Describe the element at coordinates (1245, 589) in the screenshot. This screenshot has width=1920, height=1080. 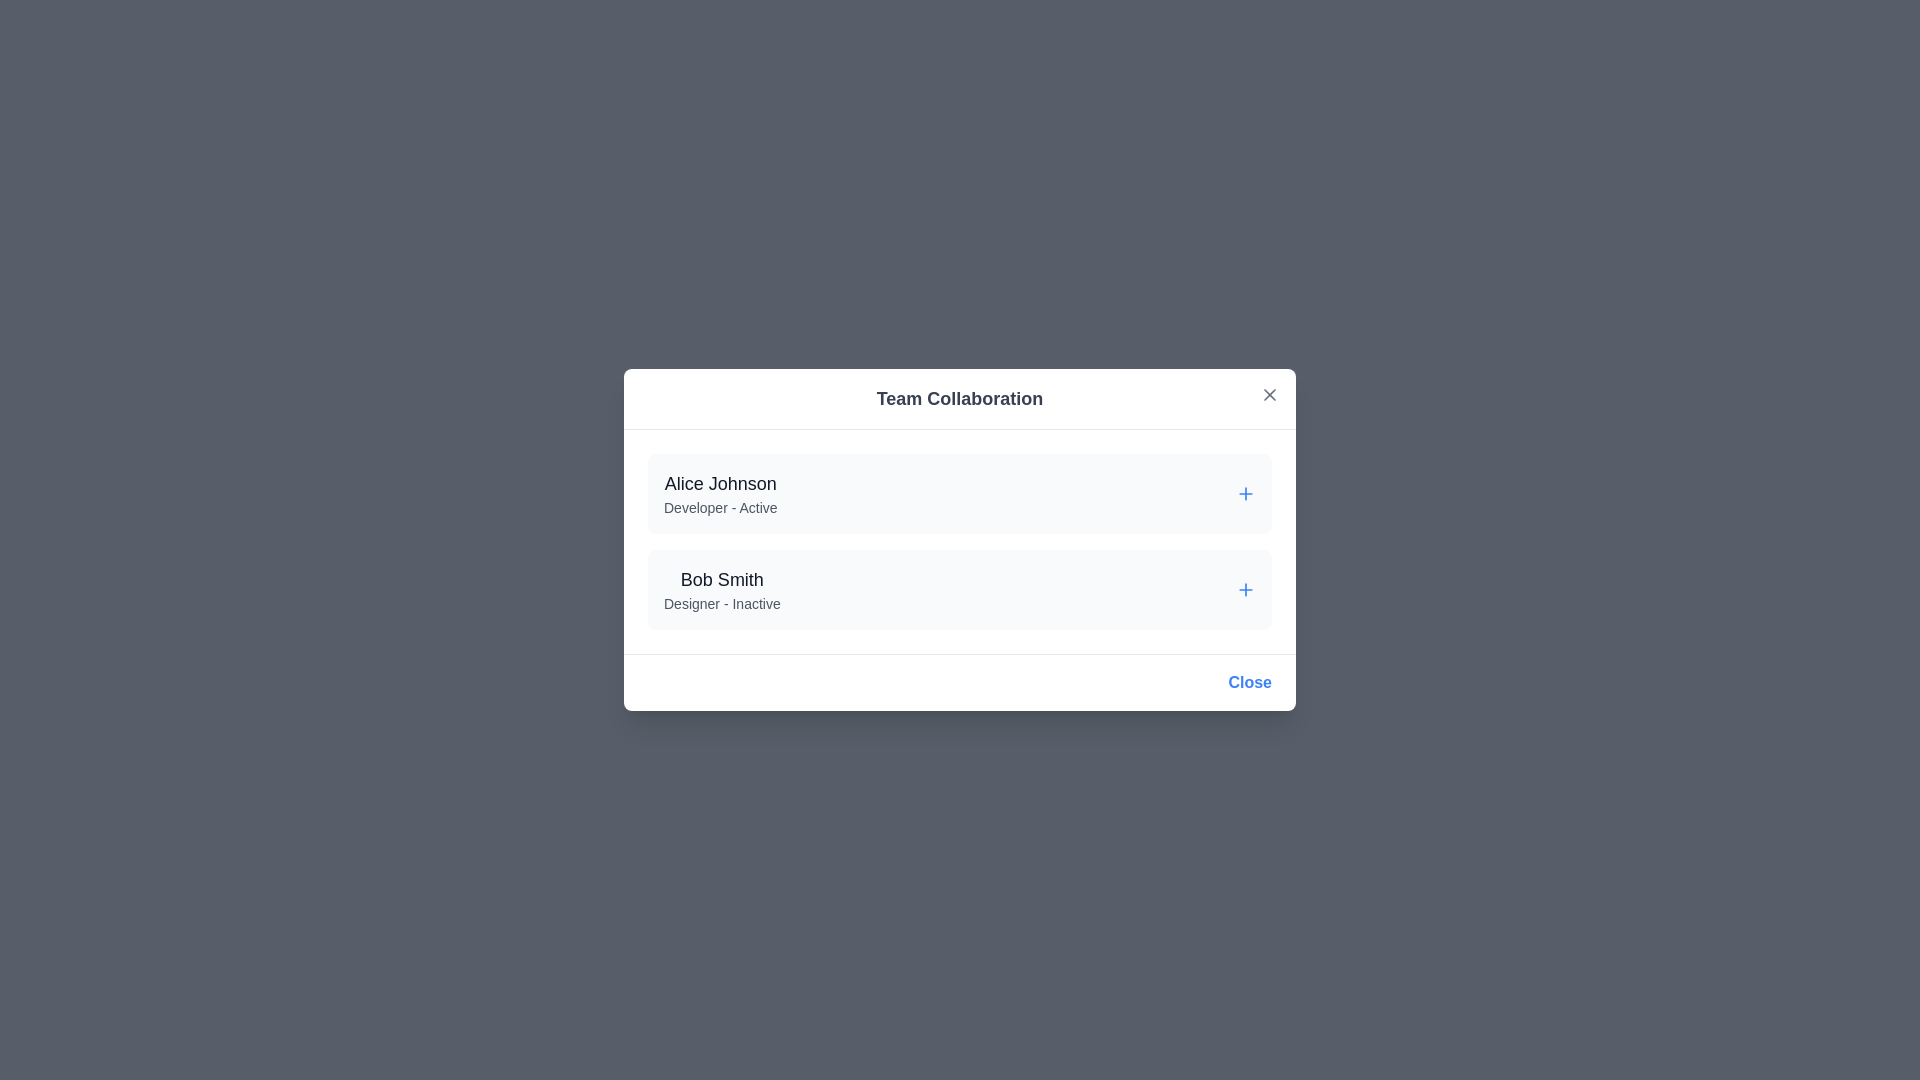
I see `'+' button next to 'Bob Smith' to view details` at that location.